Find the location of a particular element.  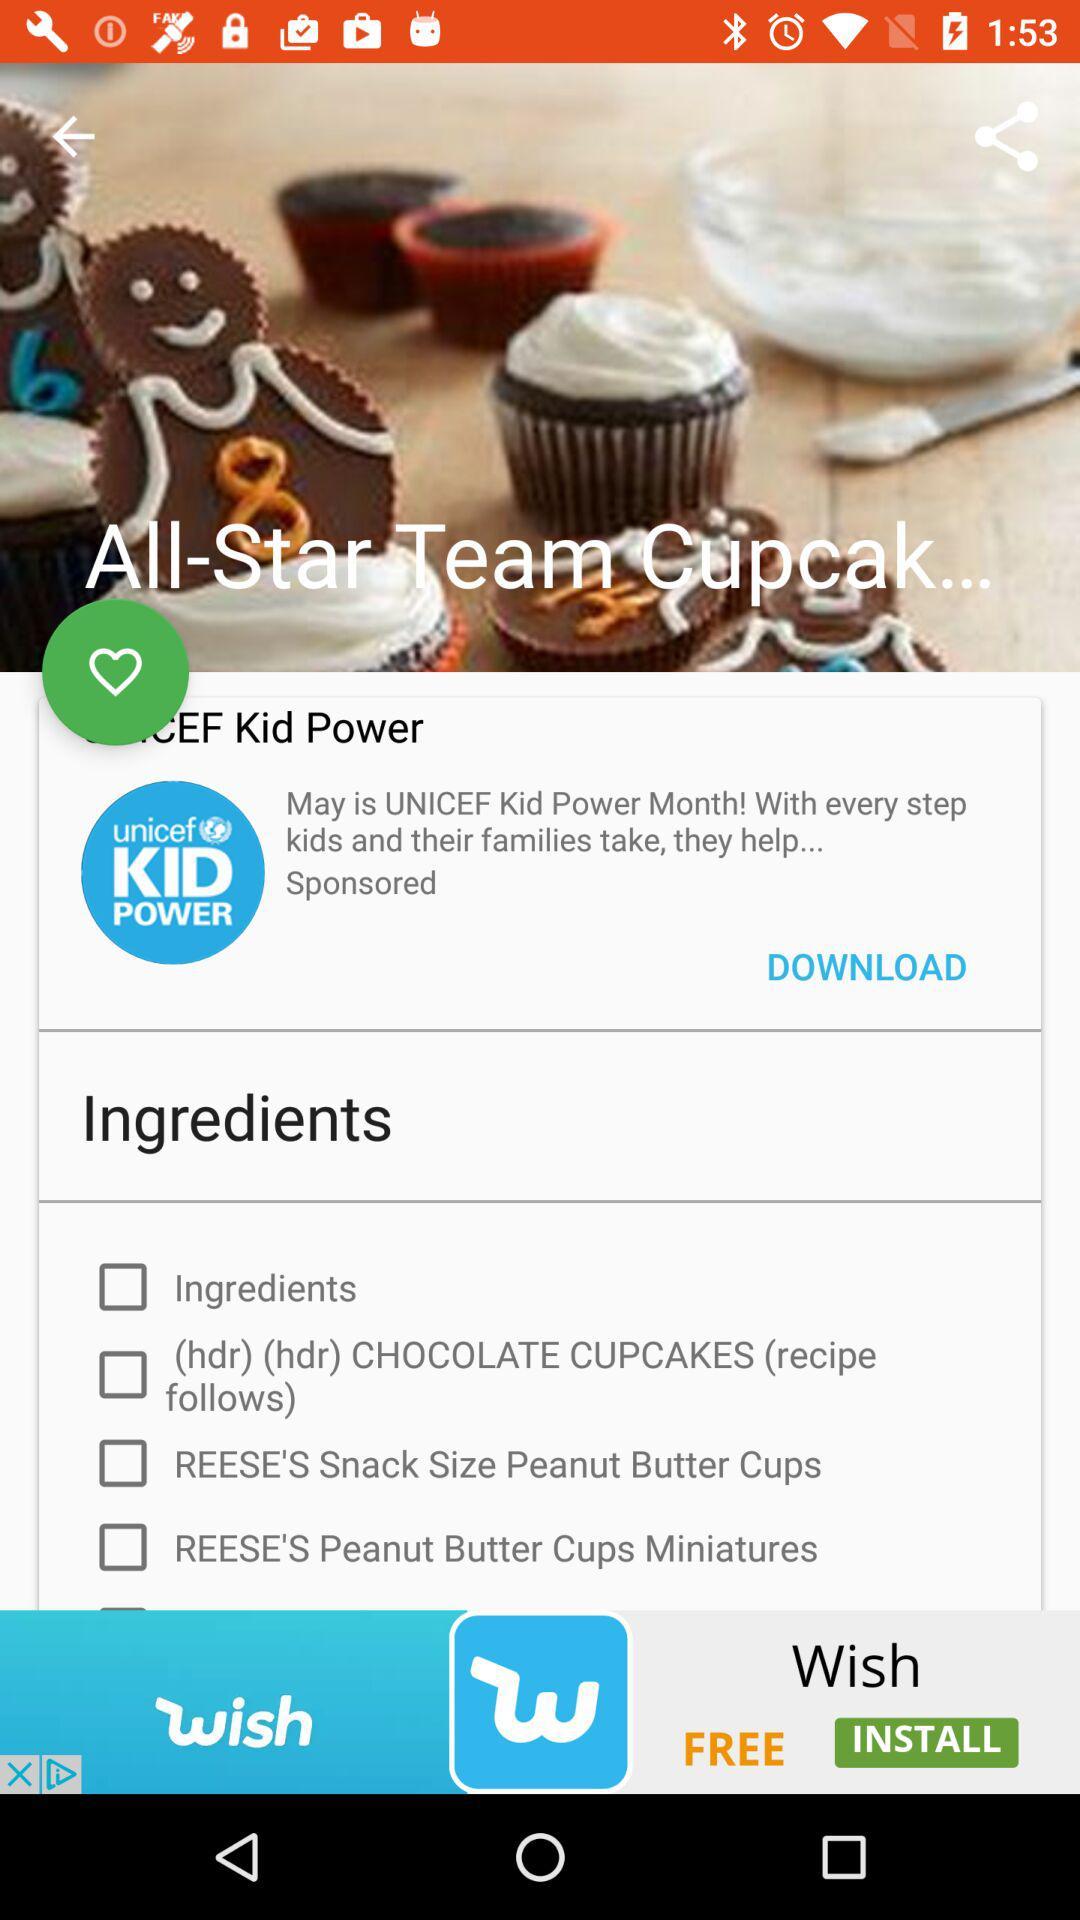

open browser is located at coordinates (540, 1701).